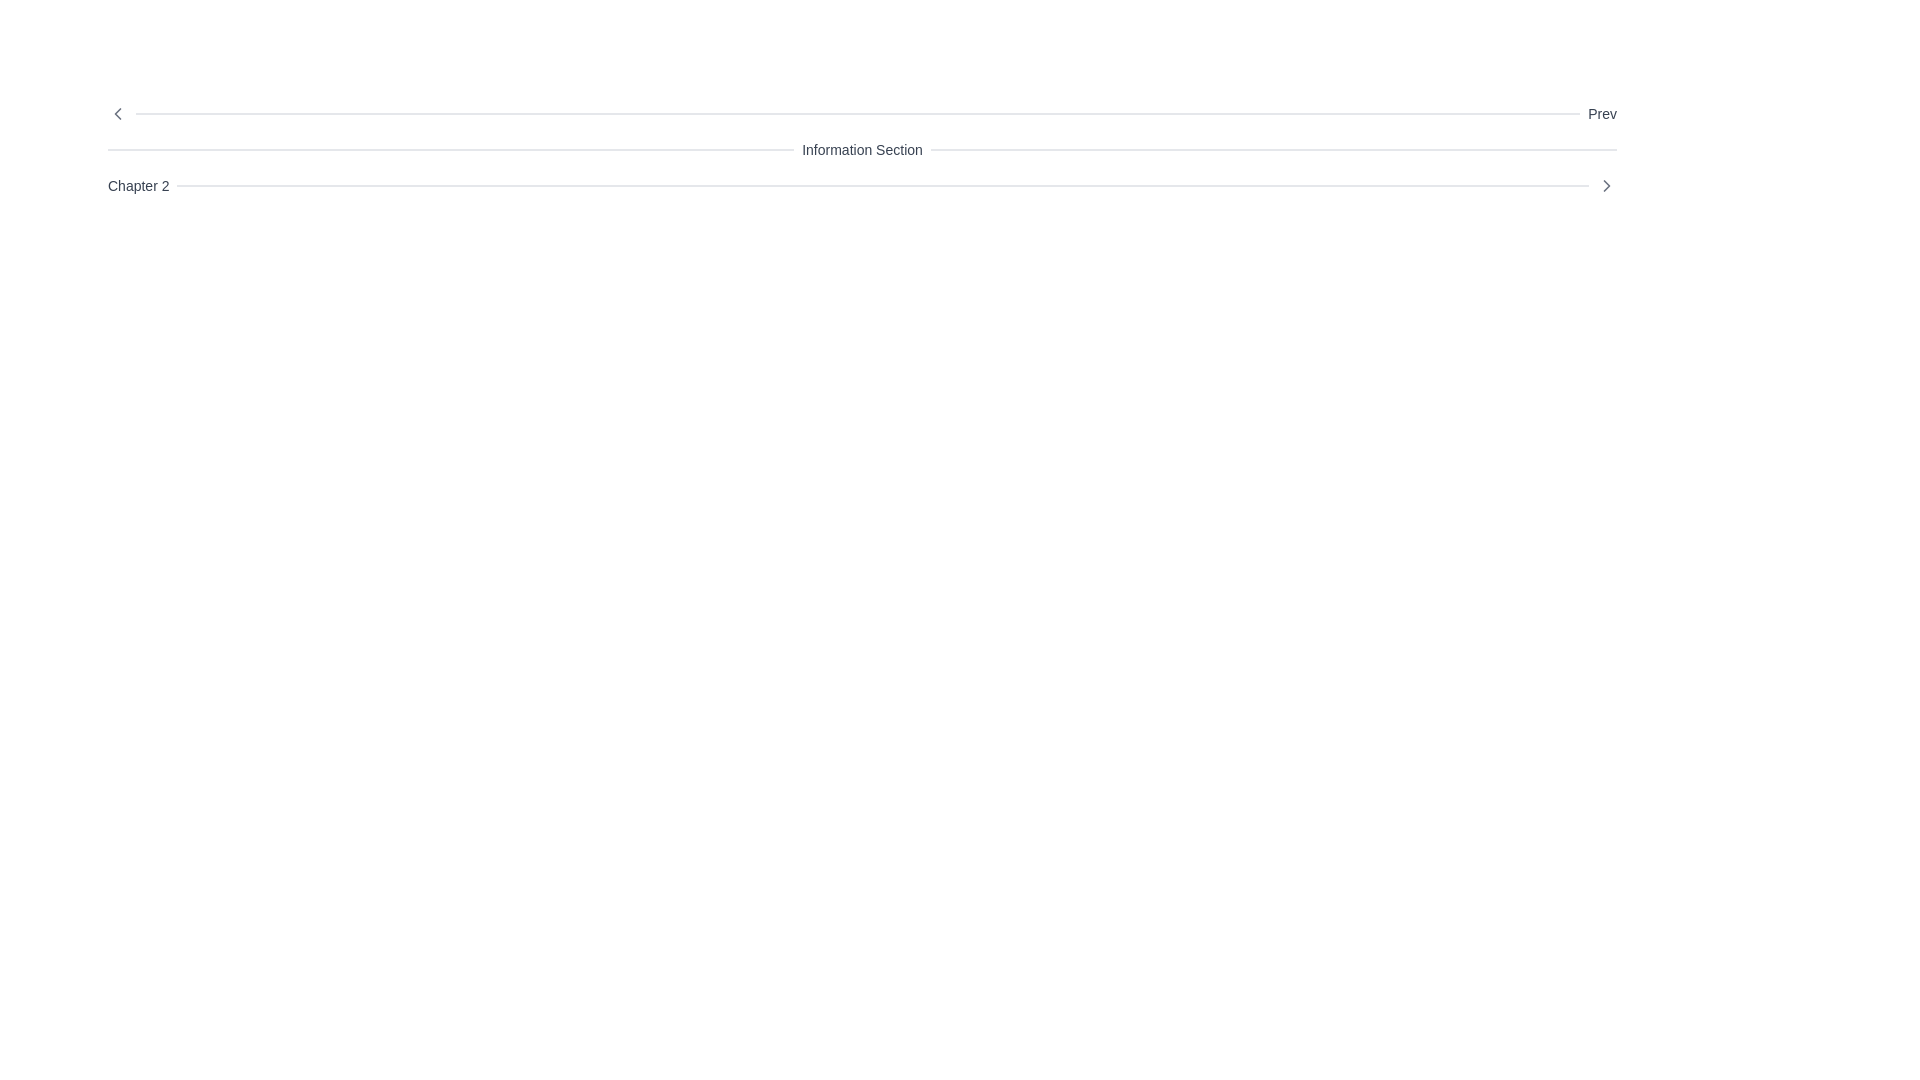 The width and height of the screenshot is (1920, 1080). Describe the element at coordinates (117, 114) in the screenshot. I see `the leftward navigation icon that indicates navigation towards the preceding item or section, which is positioned before the 'Prev' label and adjacent to a decorative line` at that location.